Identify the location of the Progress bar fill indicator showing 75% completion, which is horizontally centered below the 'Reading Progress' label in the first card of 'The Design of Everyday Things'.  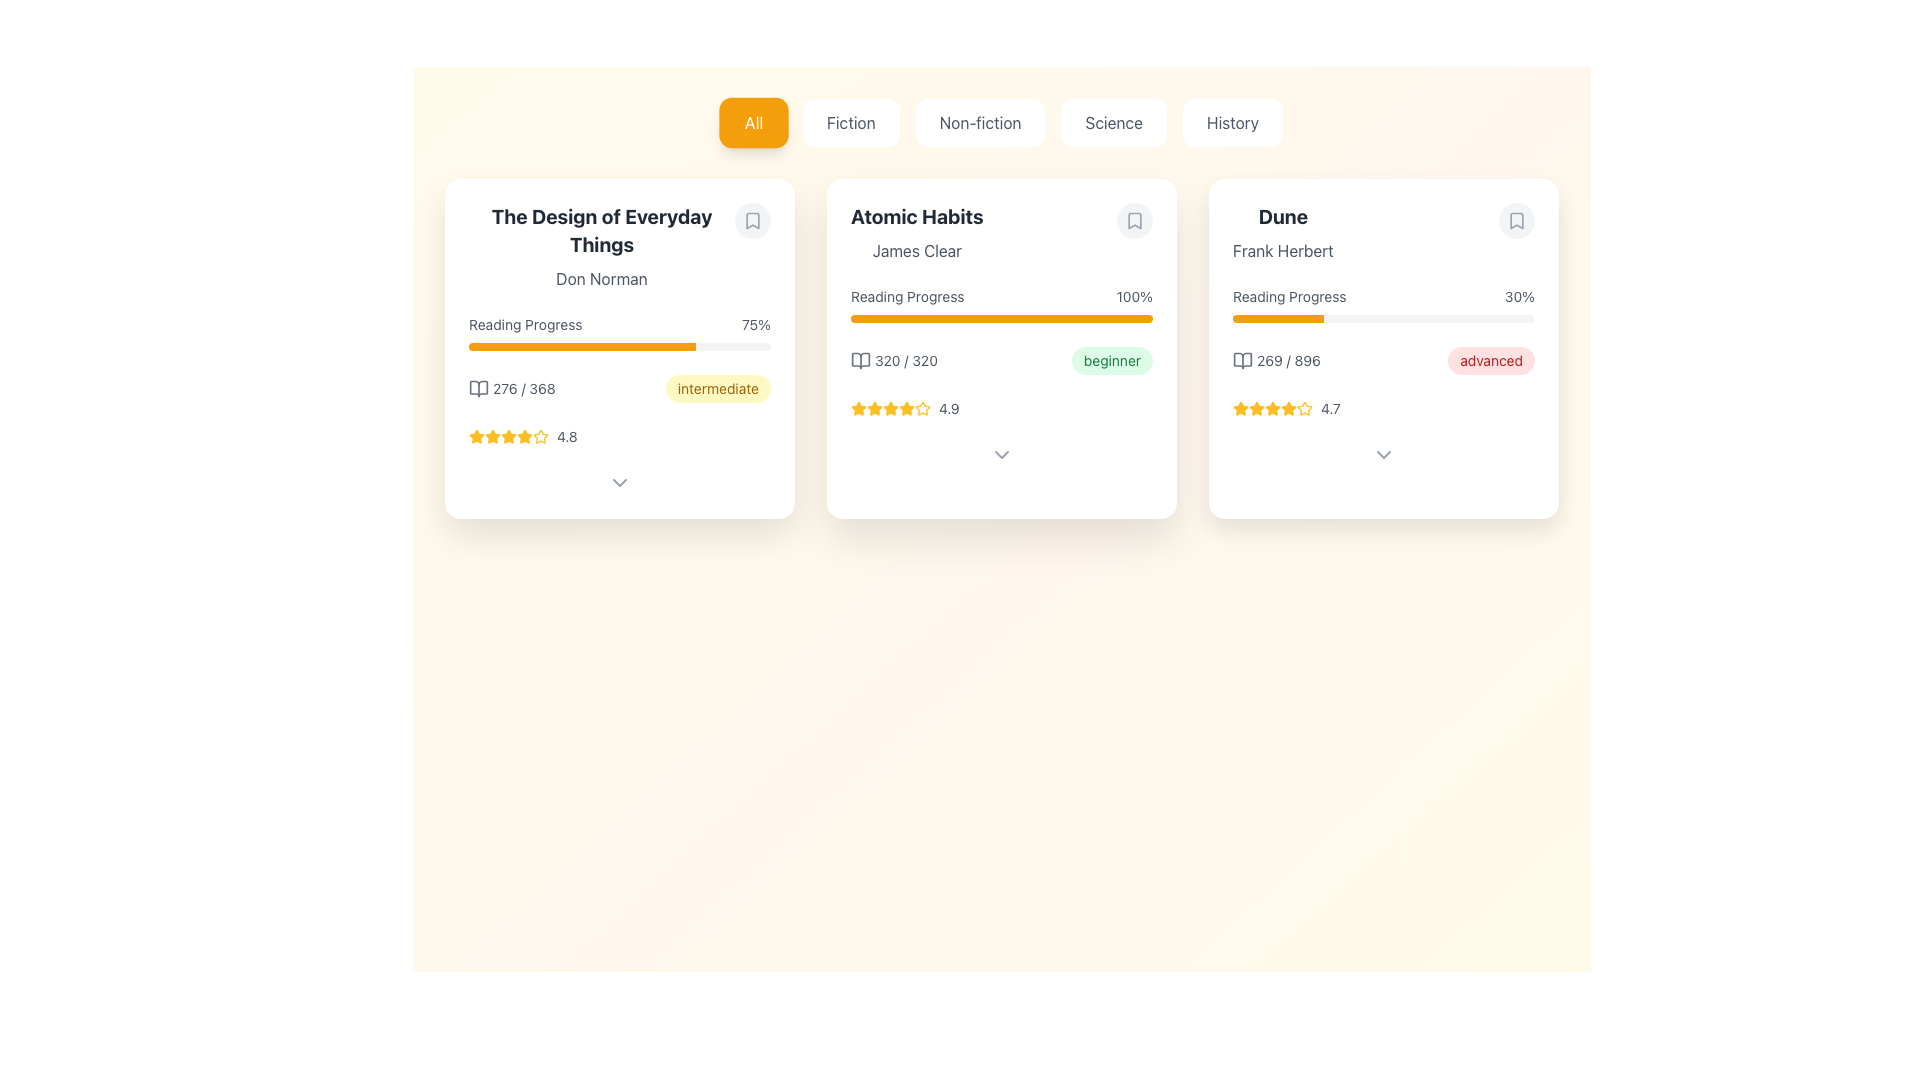
(581, 346).